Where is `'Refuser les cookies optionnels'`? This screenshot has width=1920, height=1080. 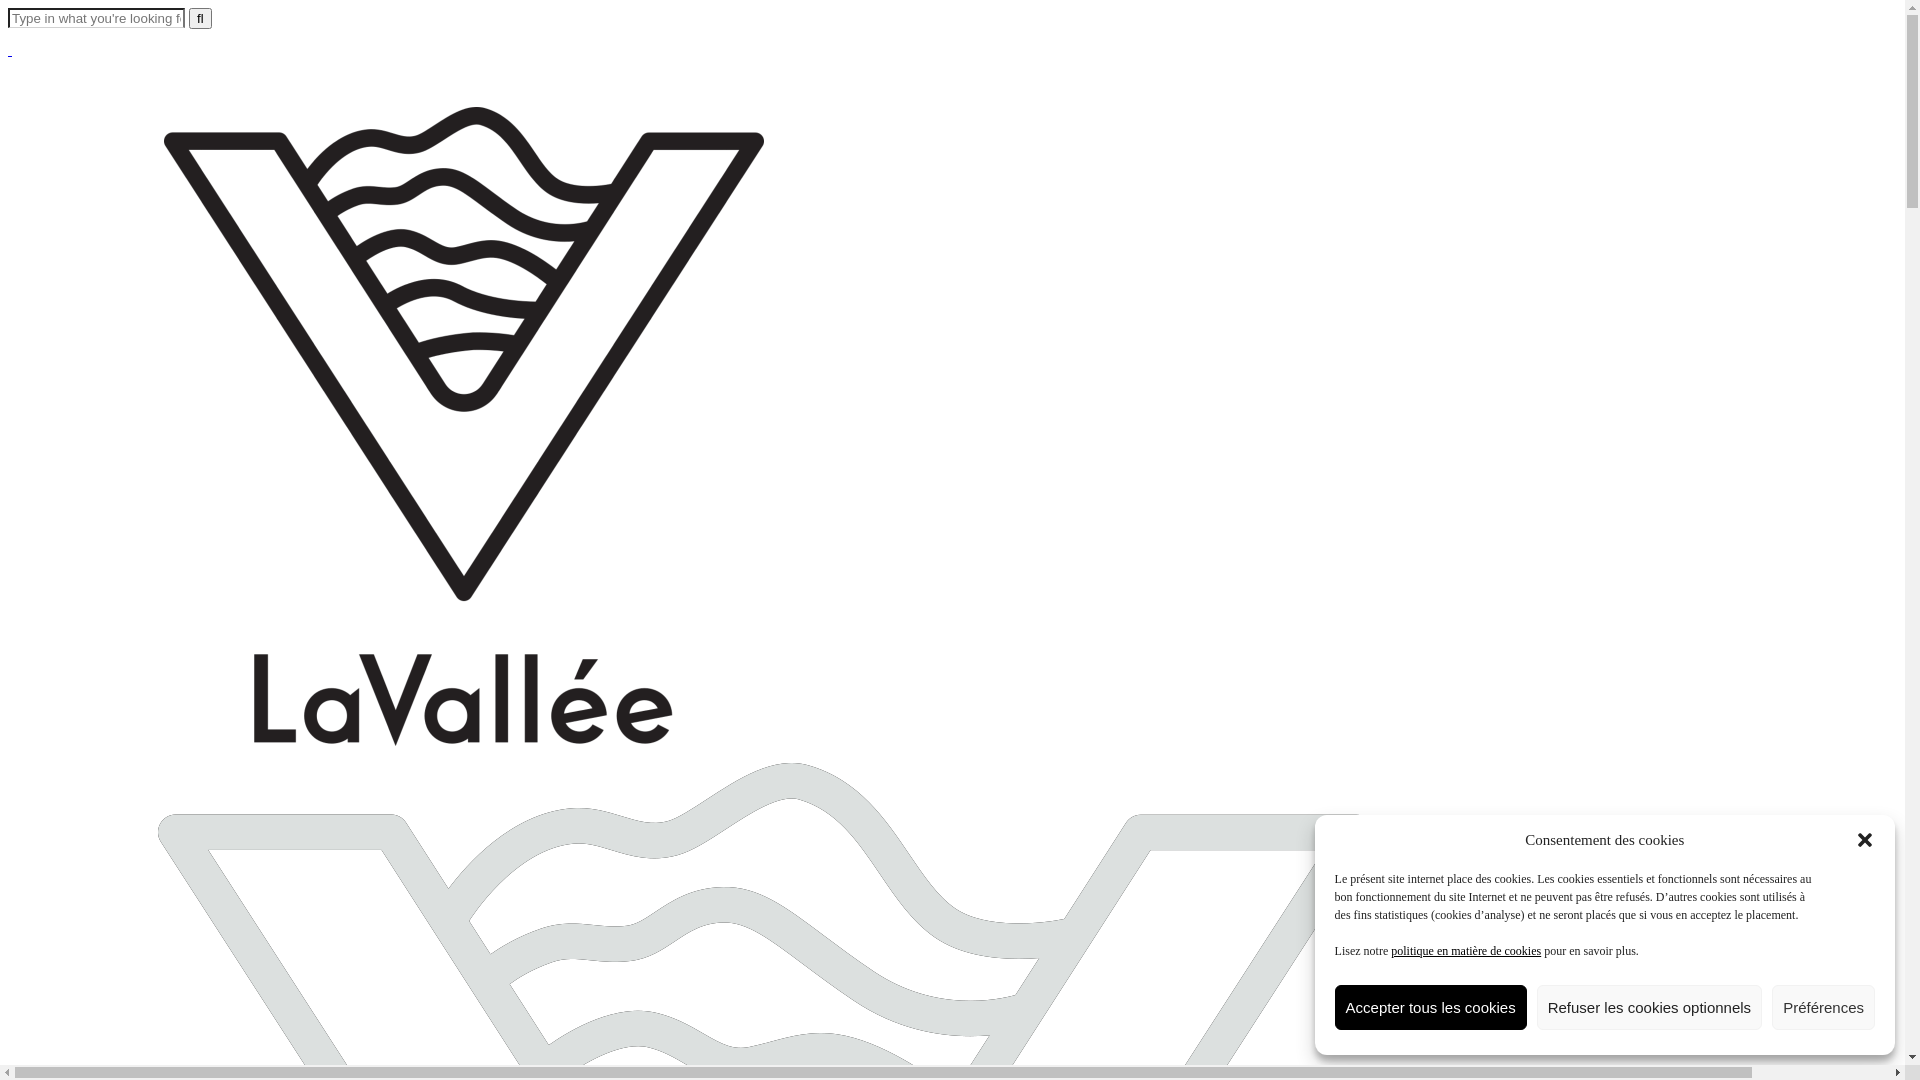 'Refuser les cookies optionnels' is located at coordinates (1649, 1007).